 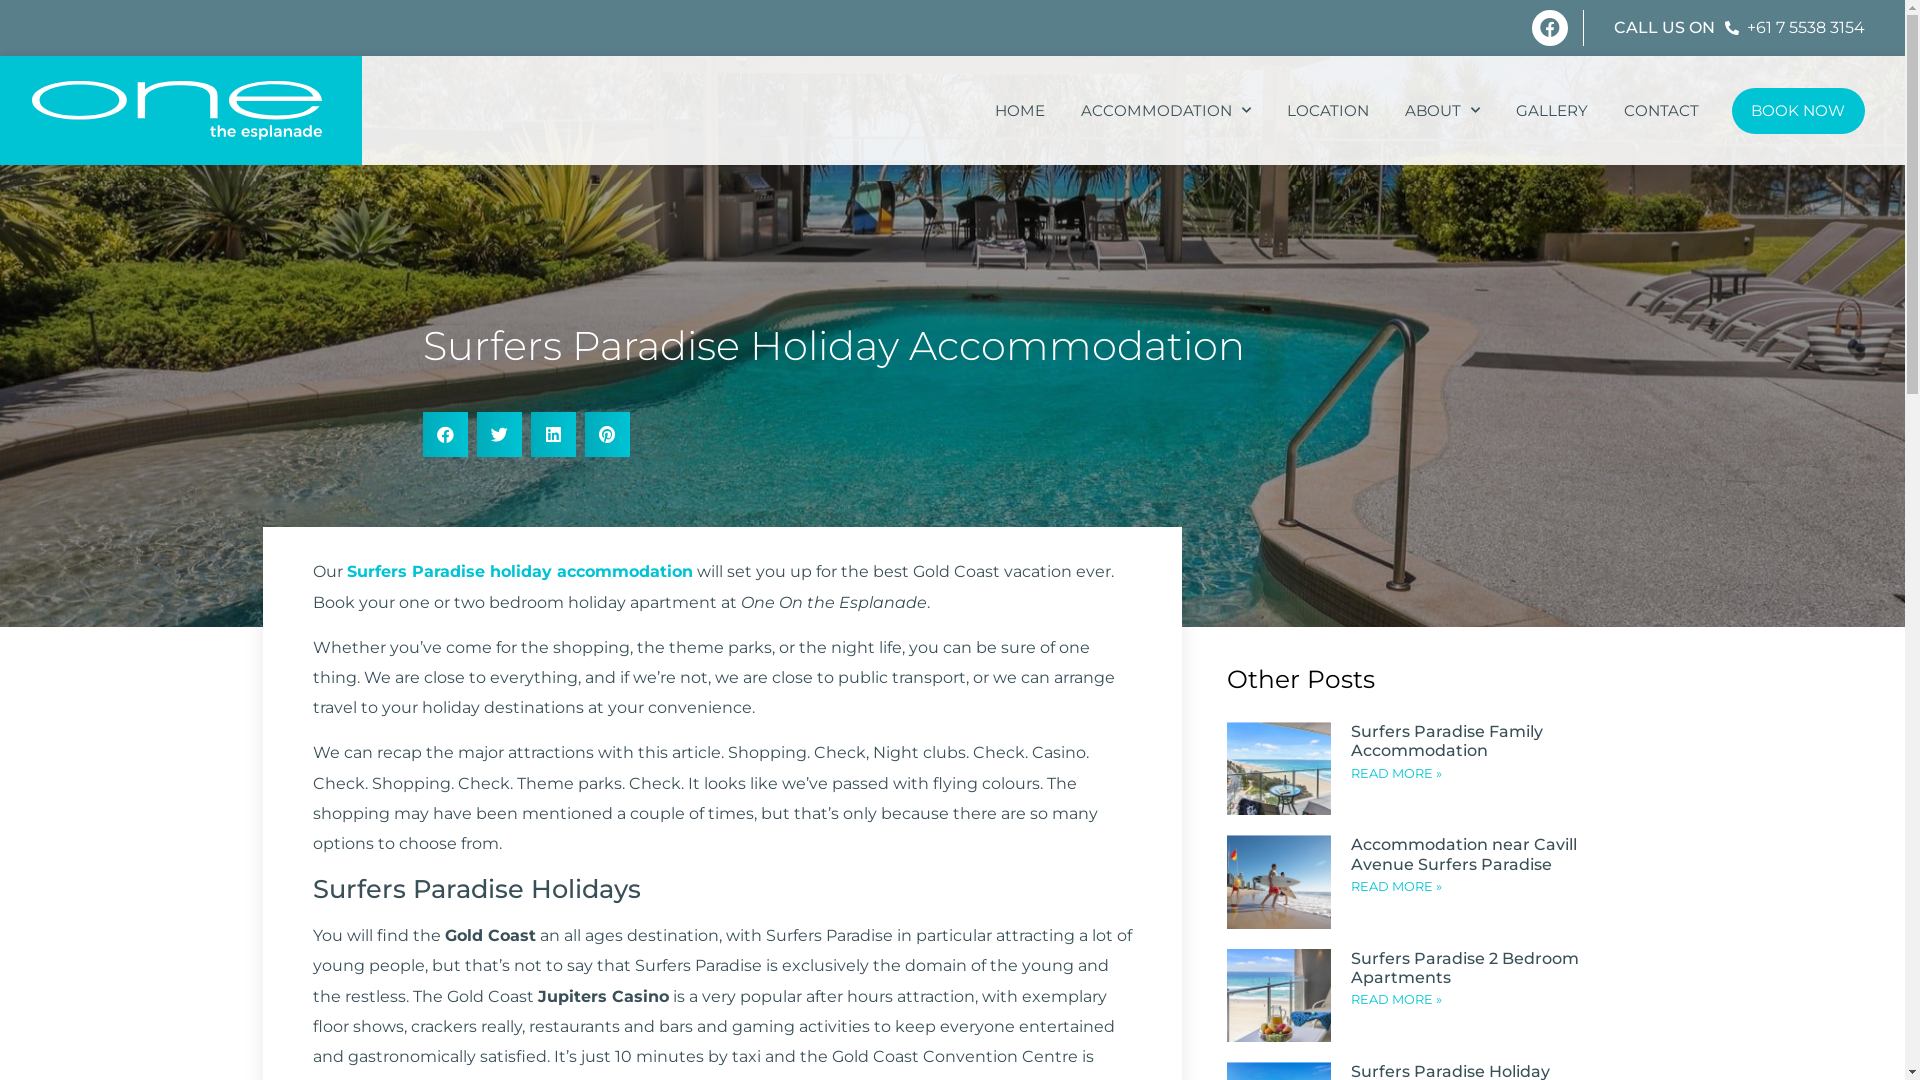 I want to click on 'GALLERY', so click(x=1550, y=111).